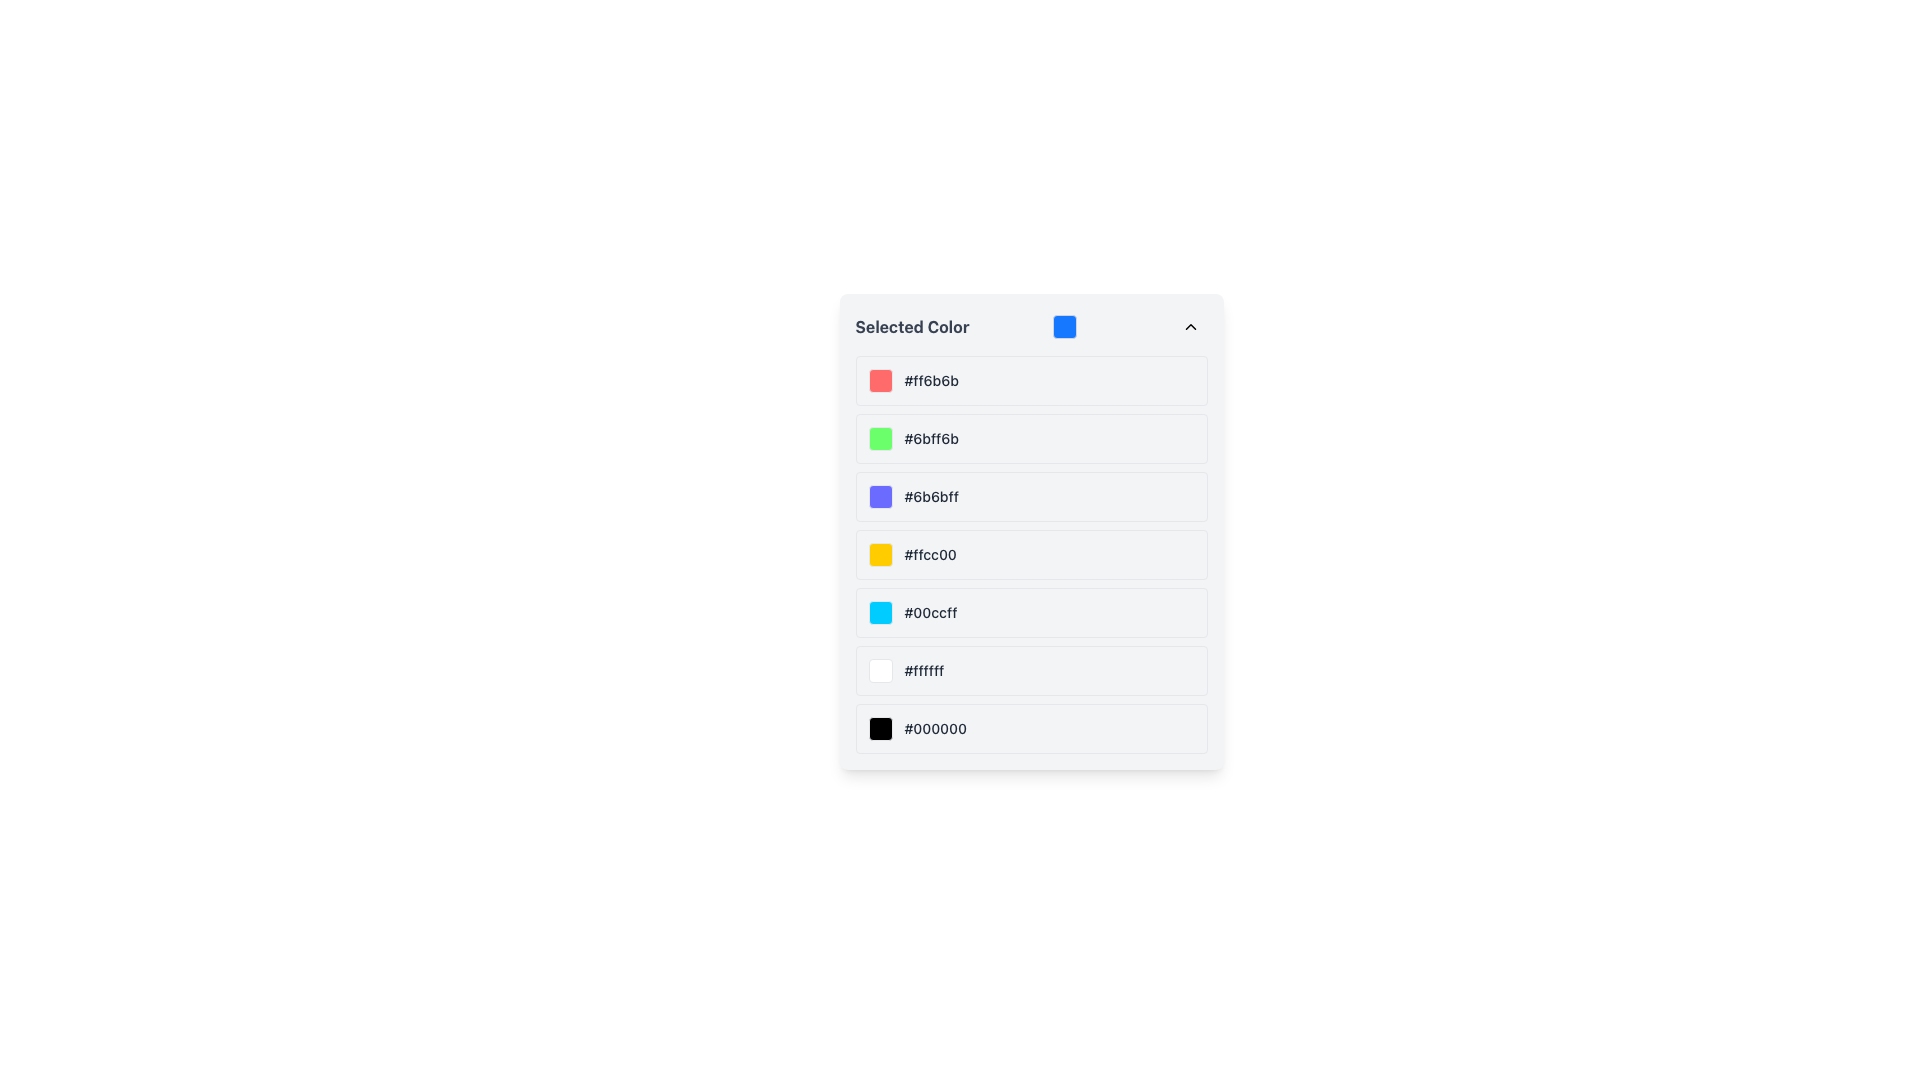 The width and height of the screenshot is (1920, 1080). I want to click on the visual color indicator representing the color '#ff6b6b' located at the far left of its list item, so click(880, 381).